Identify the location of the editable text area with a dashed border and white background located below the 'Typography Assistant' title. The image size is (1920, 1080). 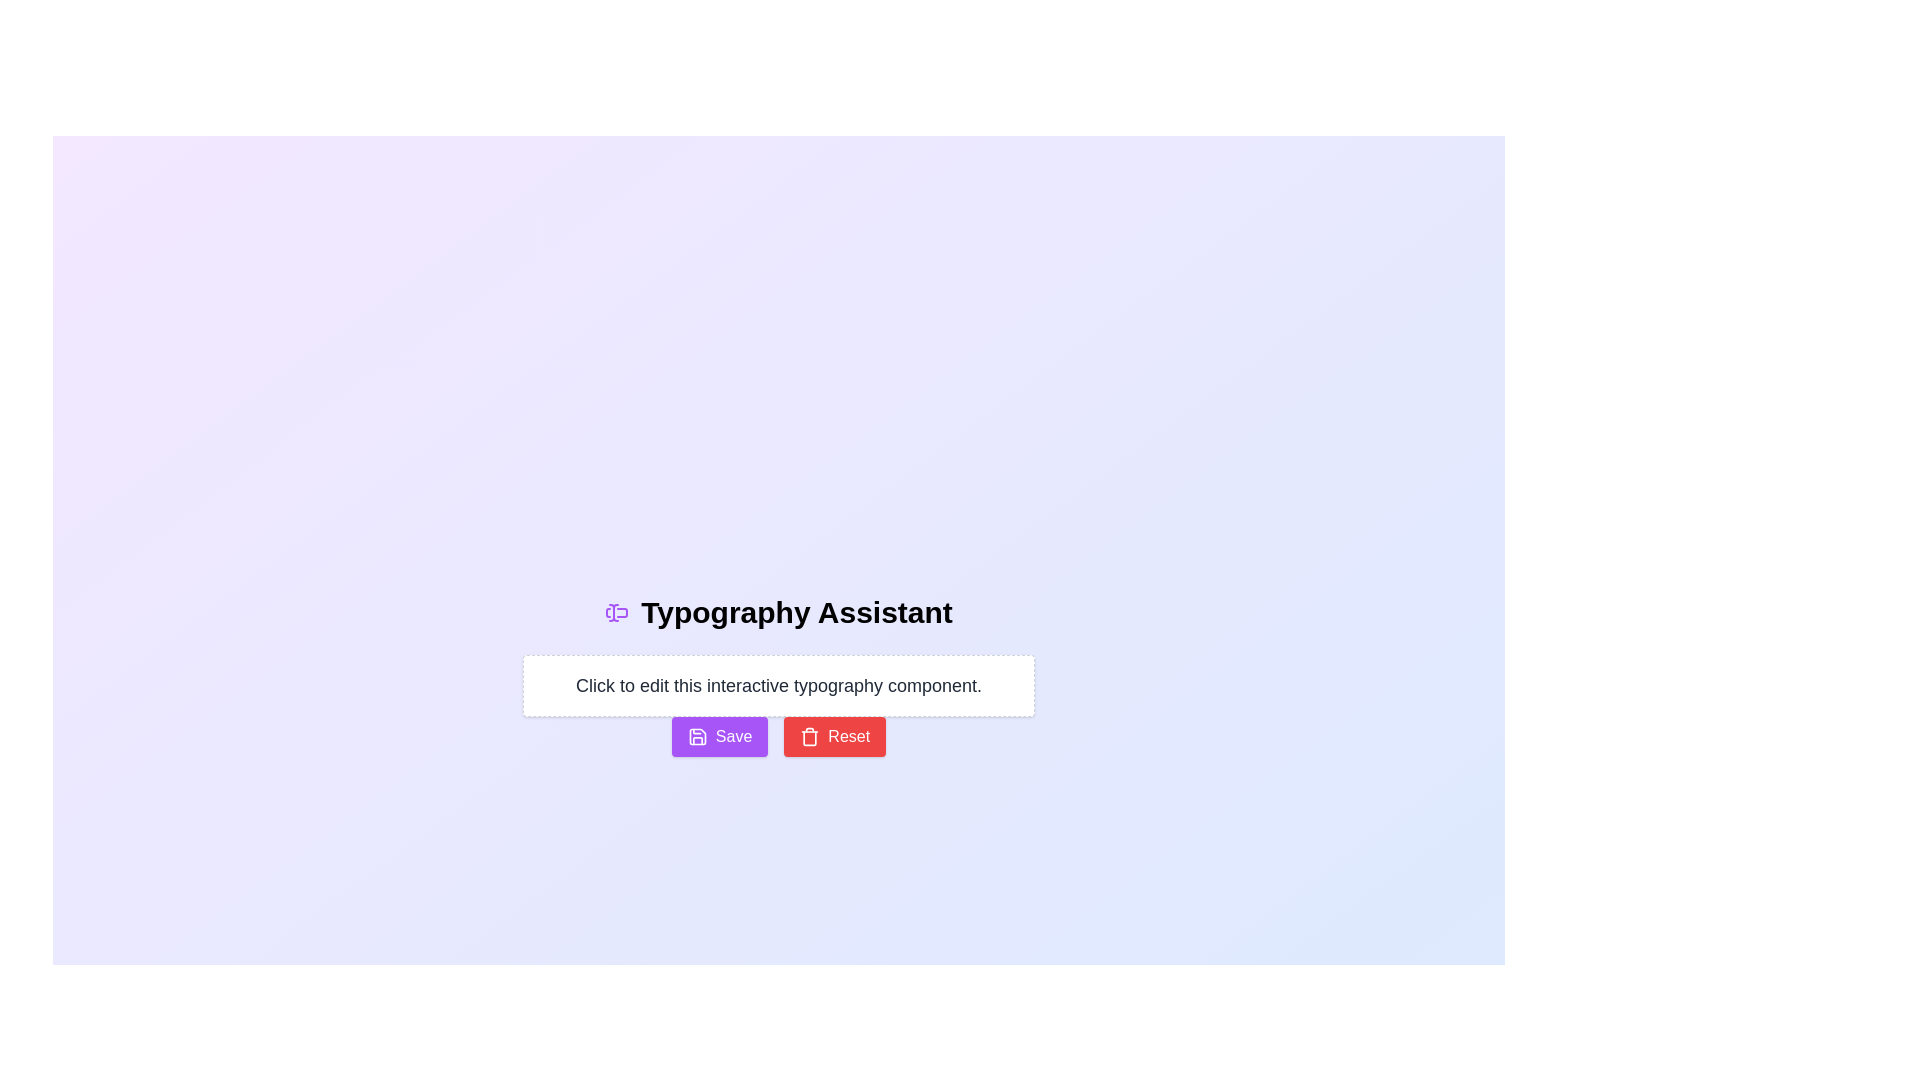
(777, 685).